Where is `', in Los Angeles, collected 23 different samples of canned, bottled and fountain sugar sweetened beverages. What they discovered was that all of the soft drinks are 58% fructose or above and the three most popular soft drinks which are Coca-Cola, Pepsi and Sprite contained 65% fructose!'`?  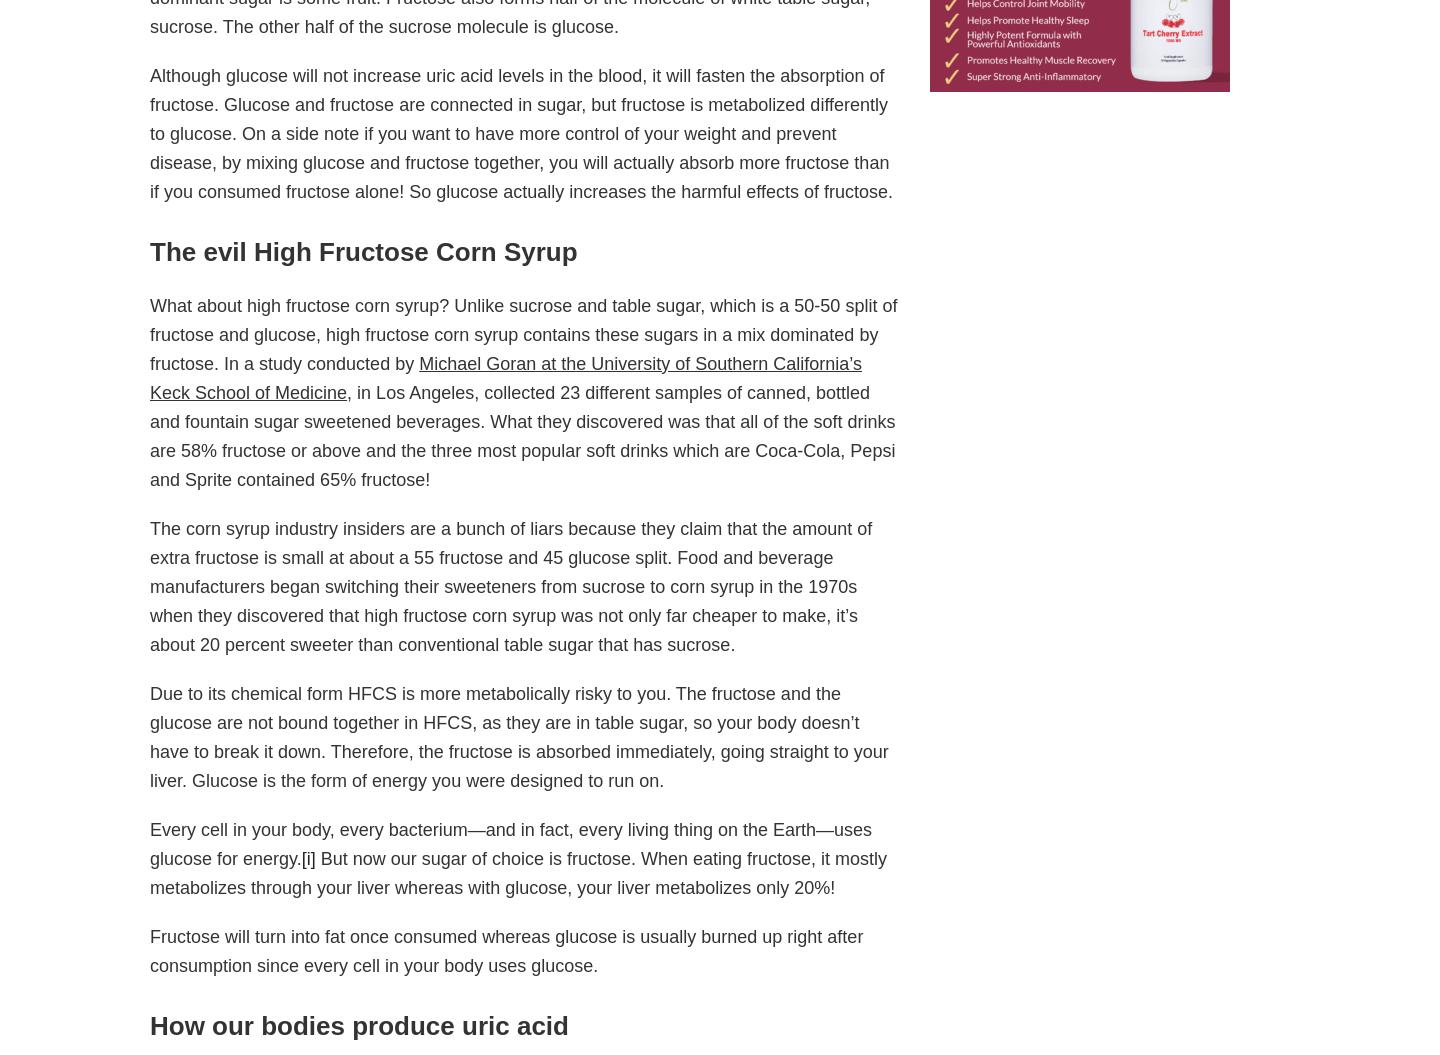
', in Los Angeles, collected 23 different samples of canned, bottled and fountain sugar sweetened beverages. What they discovered was that all of the soft drinks are 58% fructose or above and the three most popular soft drinks which are Coca-Cola, Pepsi and Sprite contained 65% fructose!' is located at coordinates (521, 435).